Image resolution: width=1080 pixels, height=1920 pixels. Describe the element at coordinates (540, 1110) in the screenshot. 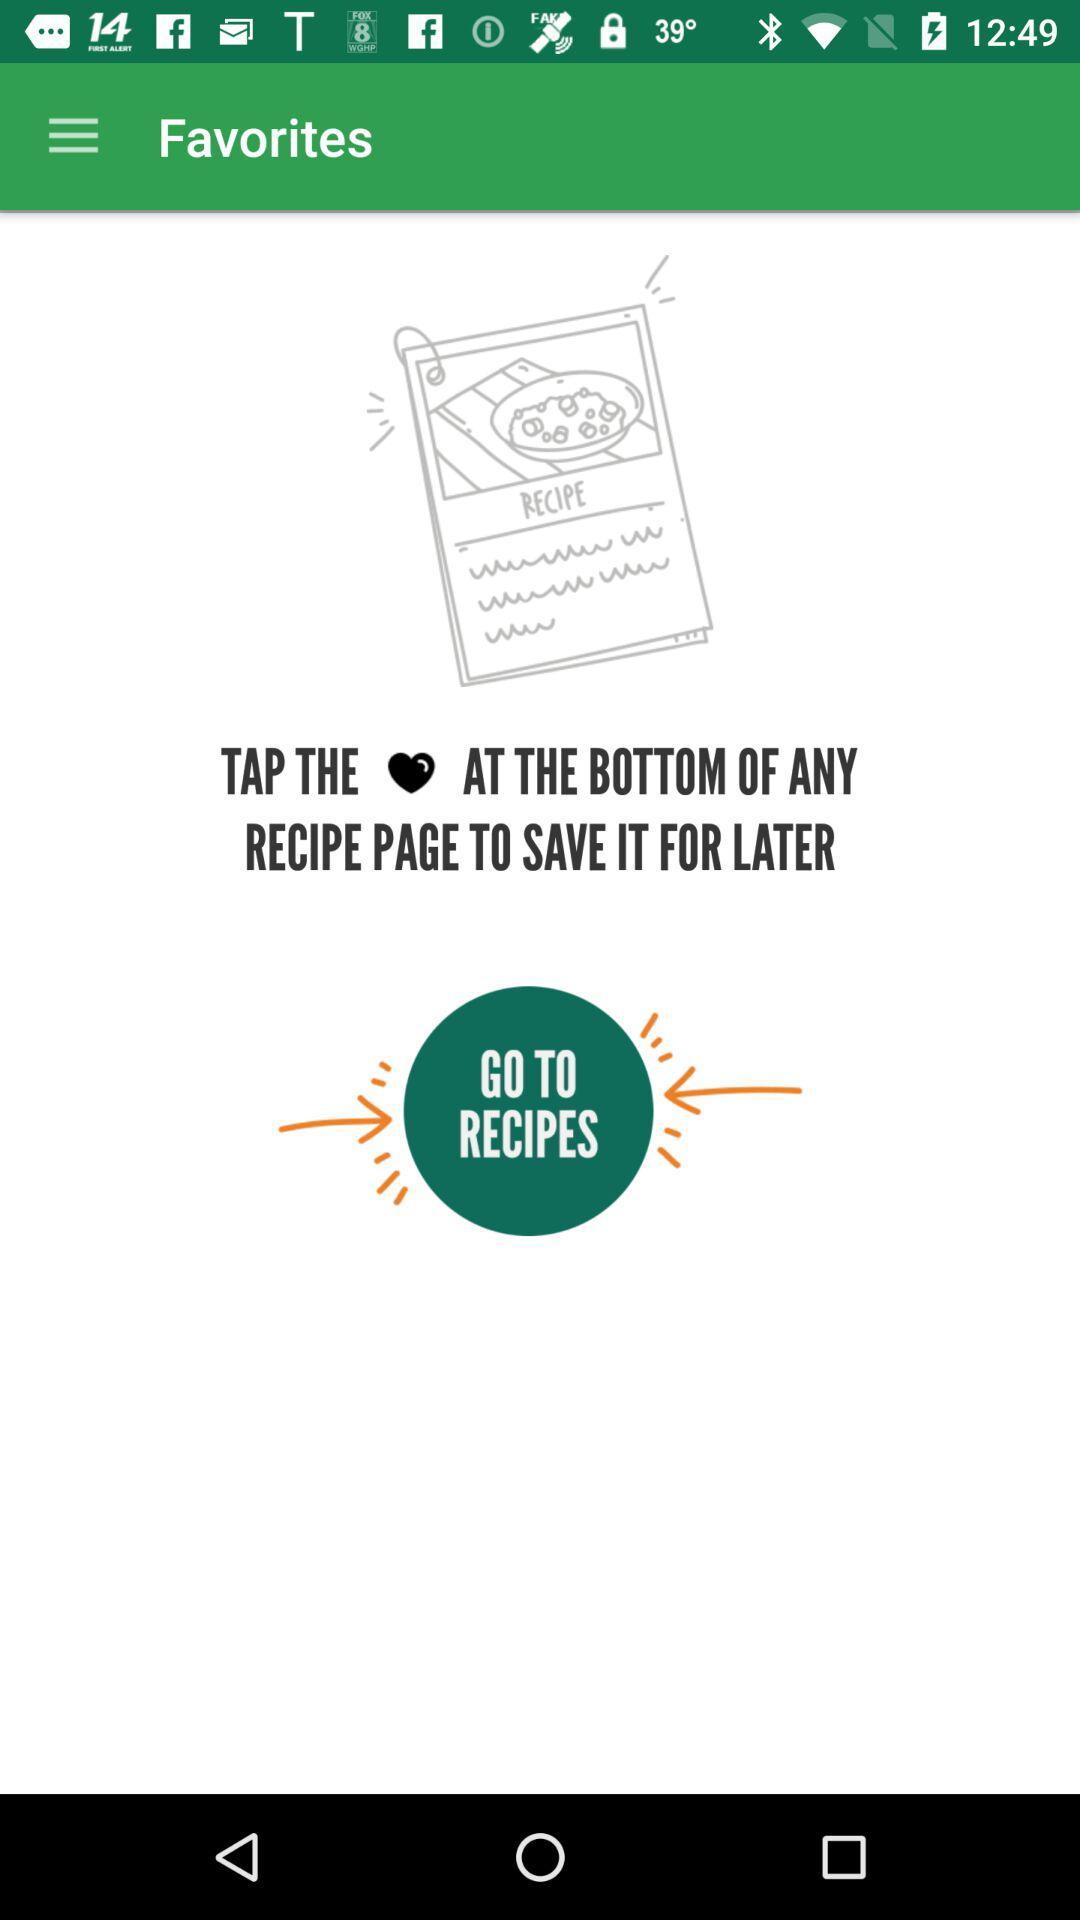

I see `recipies` at that location.